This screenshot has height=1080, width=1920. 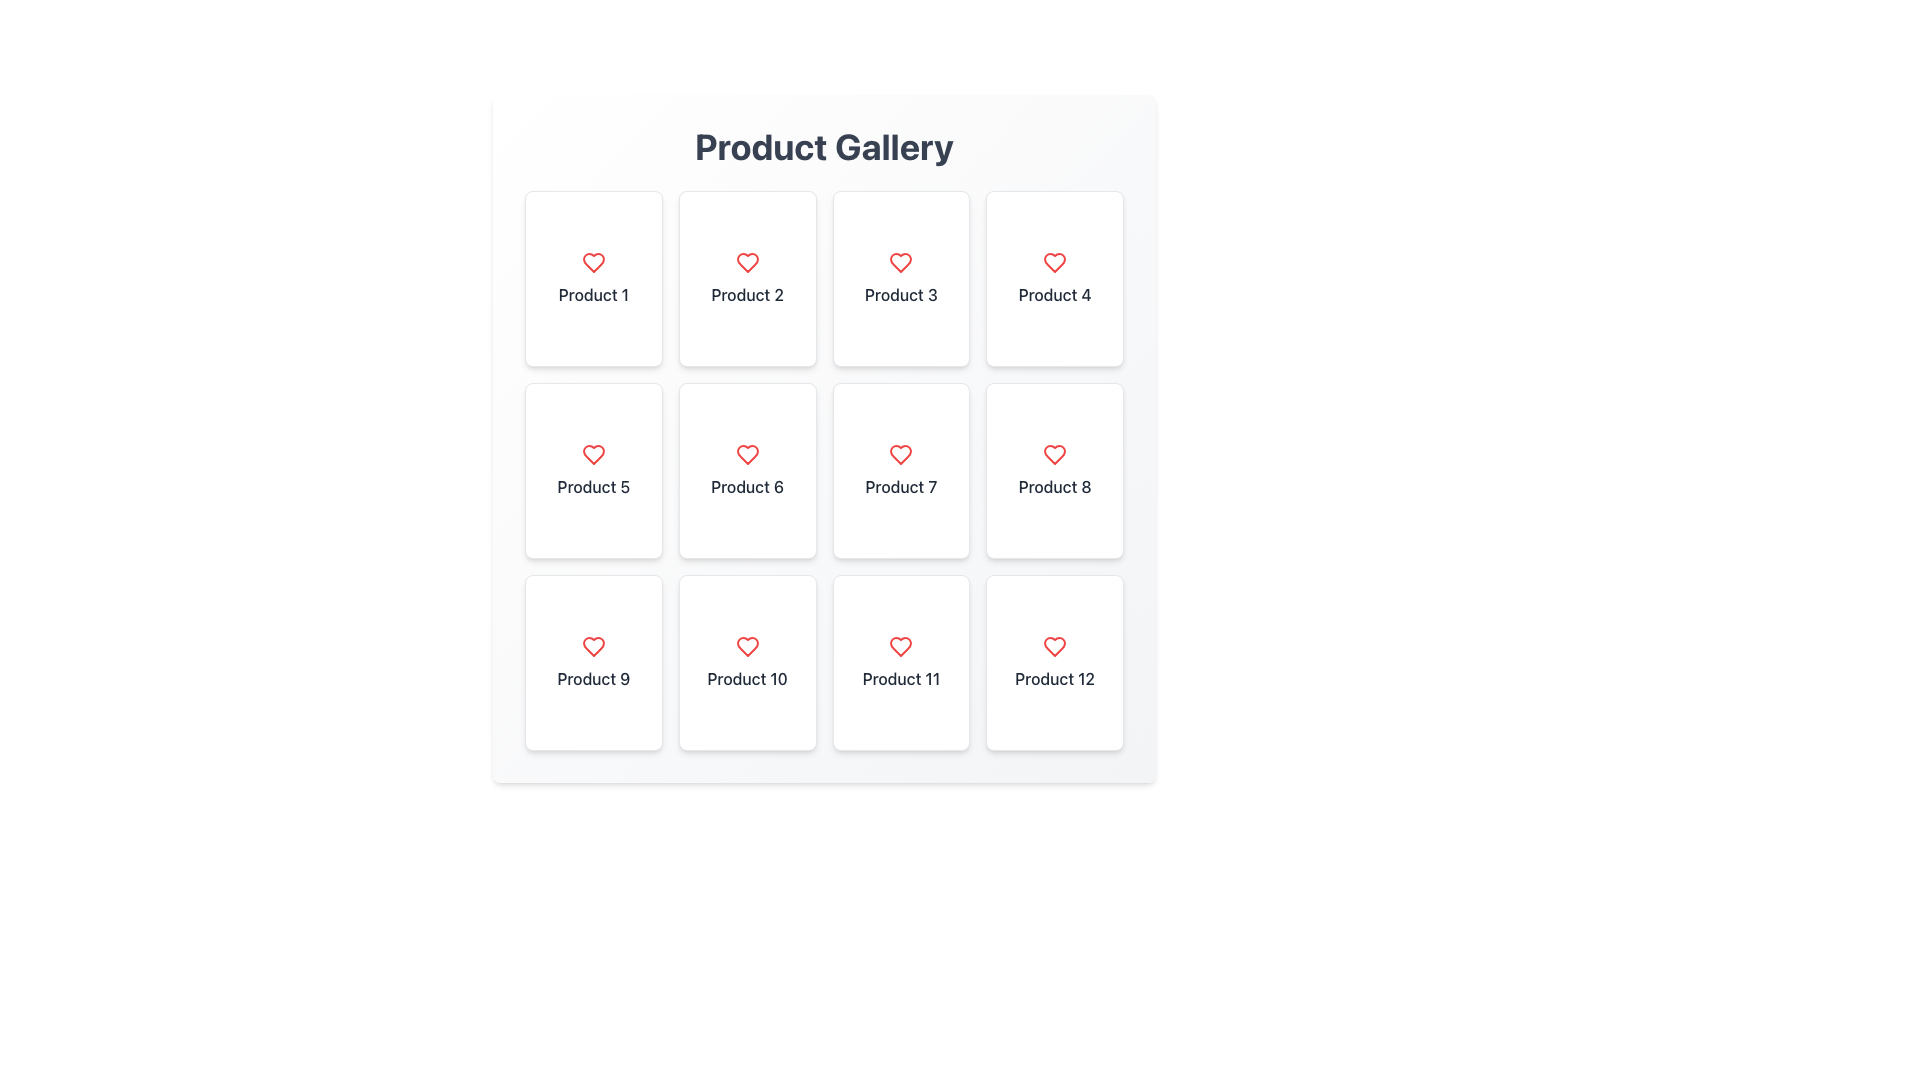 What do you see at coordinates (1054, 470) in the screenshot?
I see `the product representation card located in the third row, fourth column of the grid layout, beneath 'Product 7' and above 'Product 12'` at bounding box center [1054, 470].